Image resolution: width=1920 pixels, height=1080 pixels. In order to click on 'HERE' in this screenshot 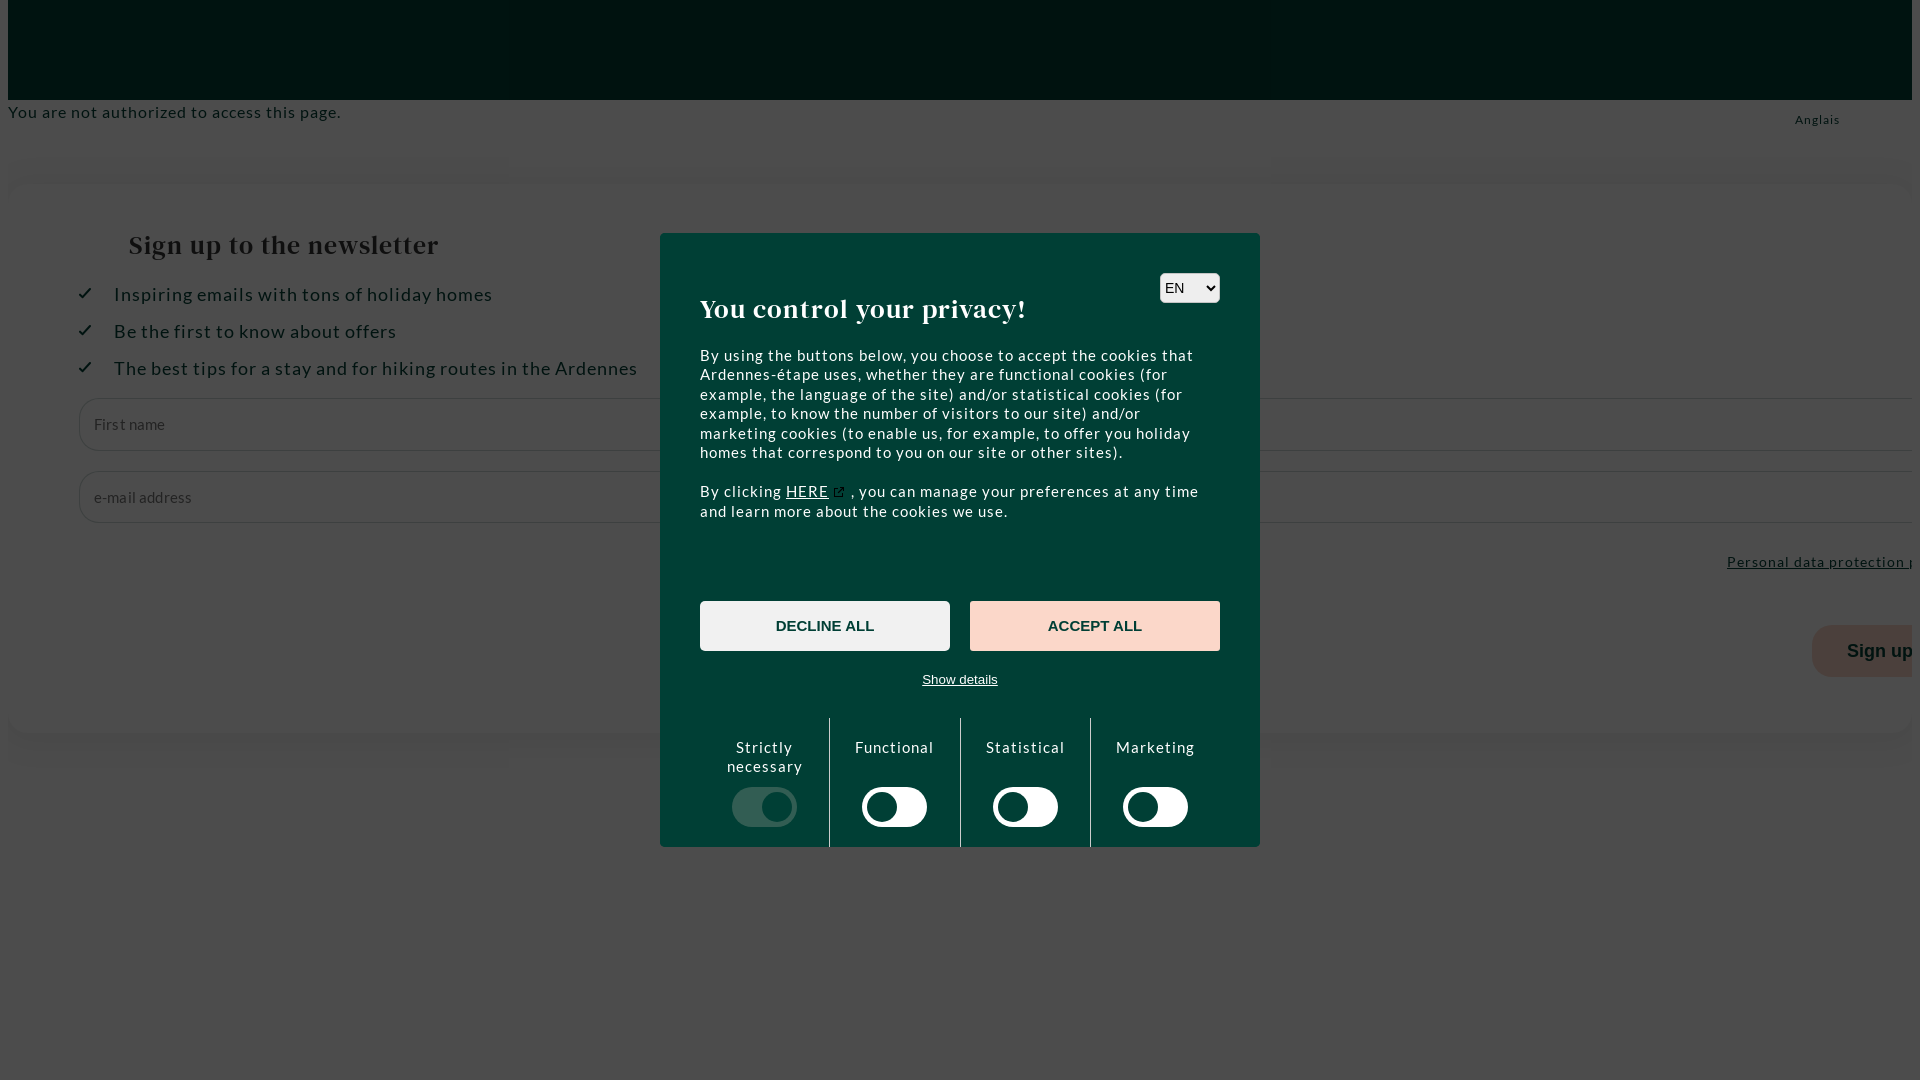, I will do `click(816, 490)`.